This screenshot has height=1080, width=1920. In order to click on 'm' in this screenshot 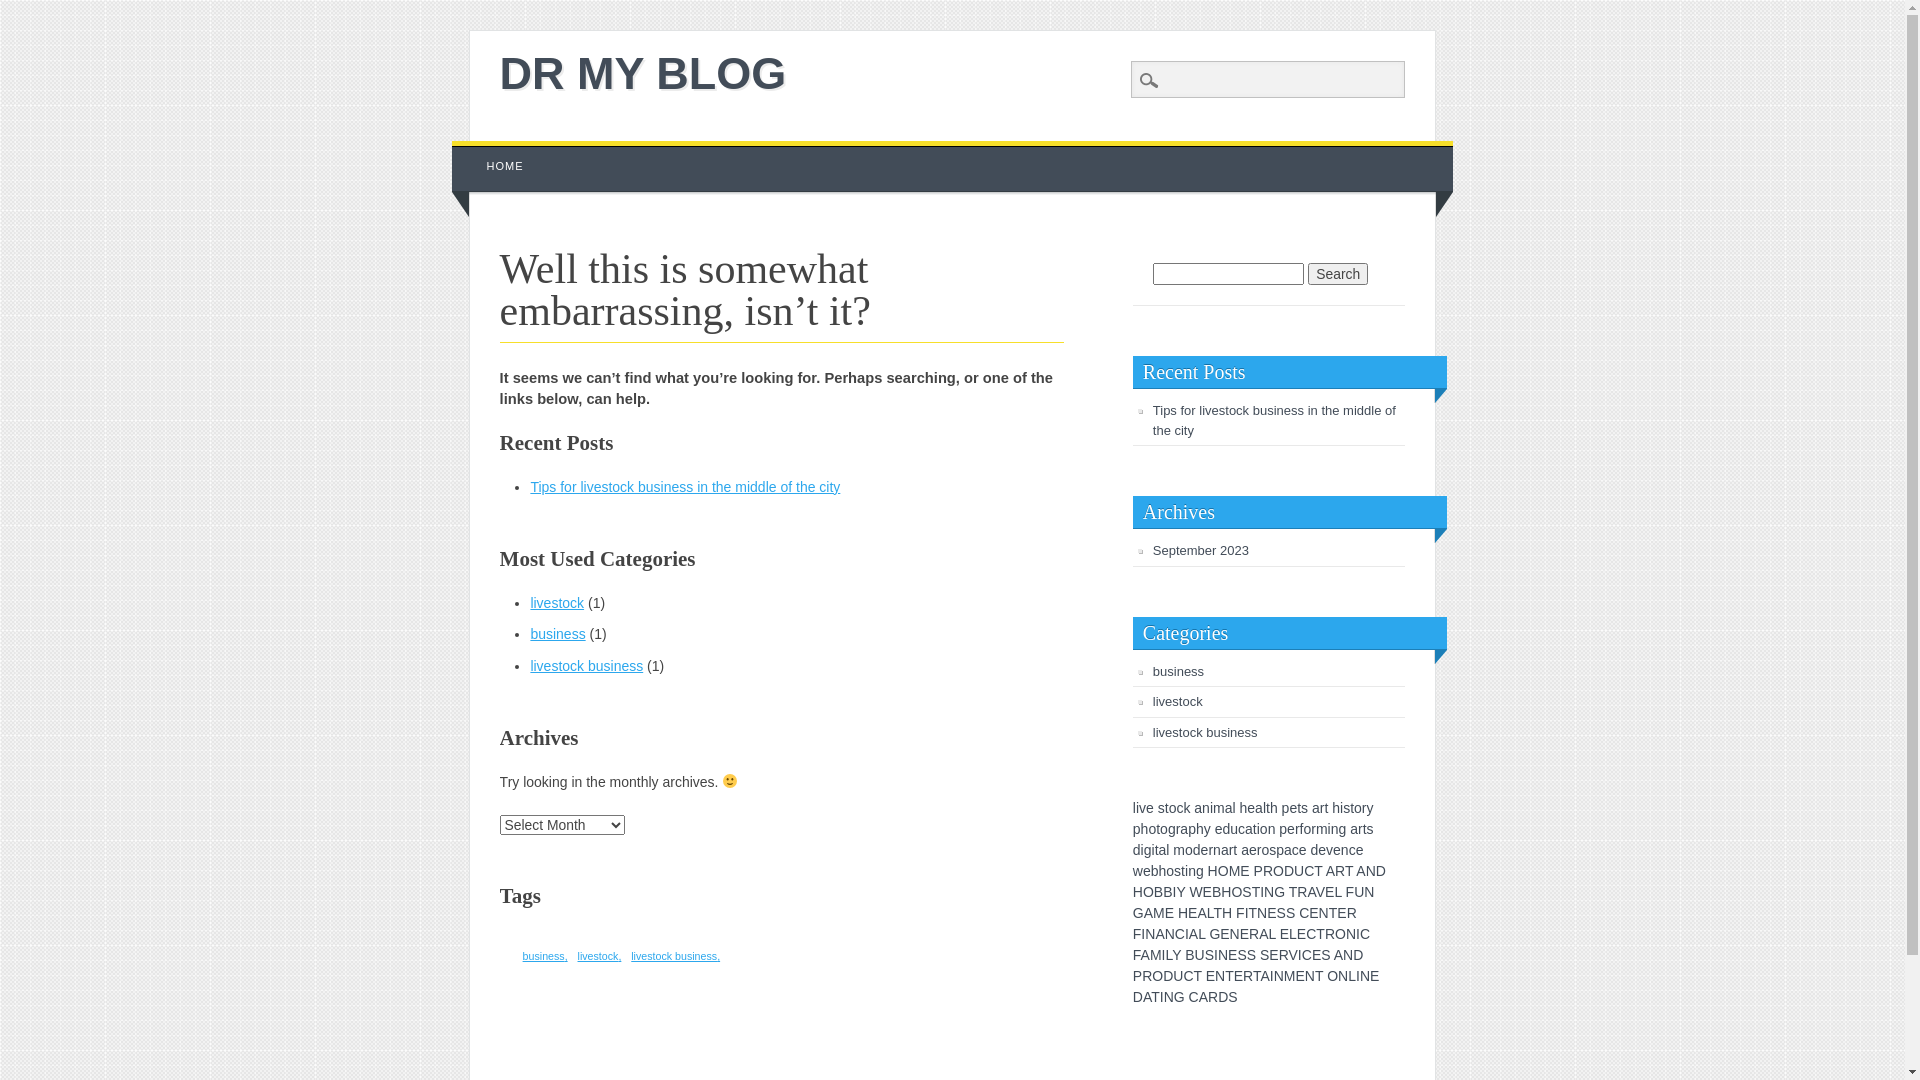, I will do `click(1179, 849)`.